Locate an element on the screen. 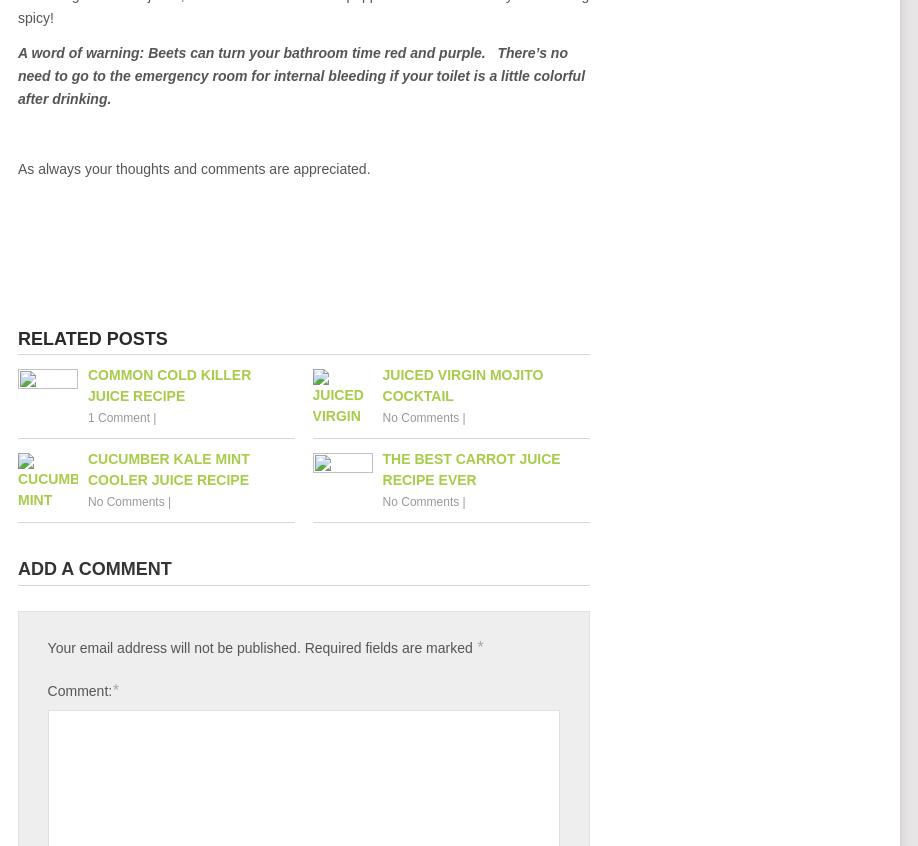 This screenshot has height=846, width=918. 'Your email address will not be published.' is located at coordinates (173, 647).